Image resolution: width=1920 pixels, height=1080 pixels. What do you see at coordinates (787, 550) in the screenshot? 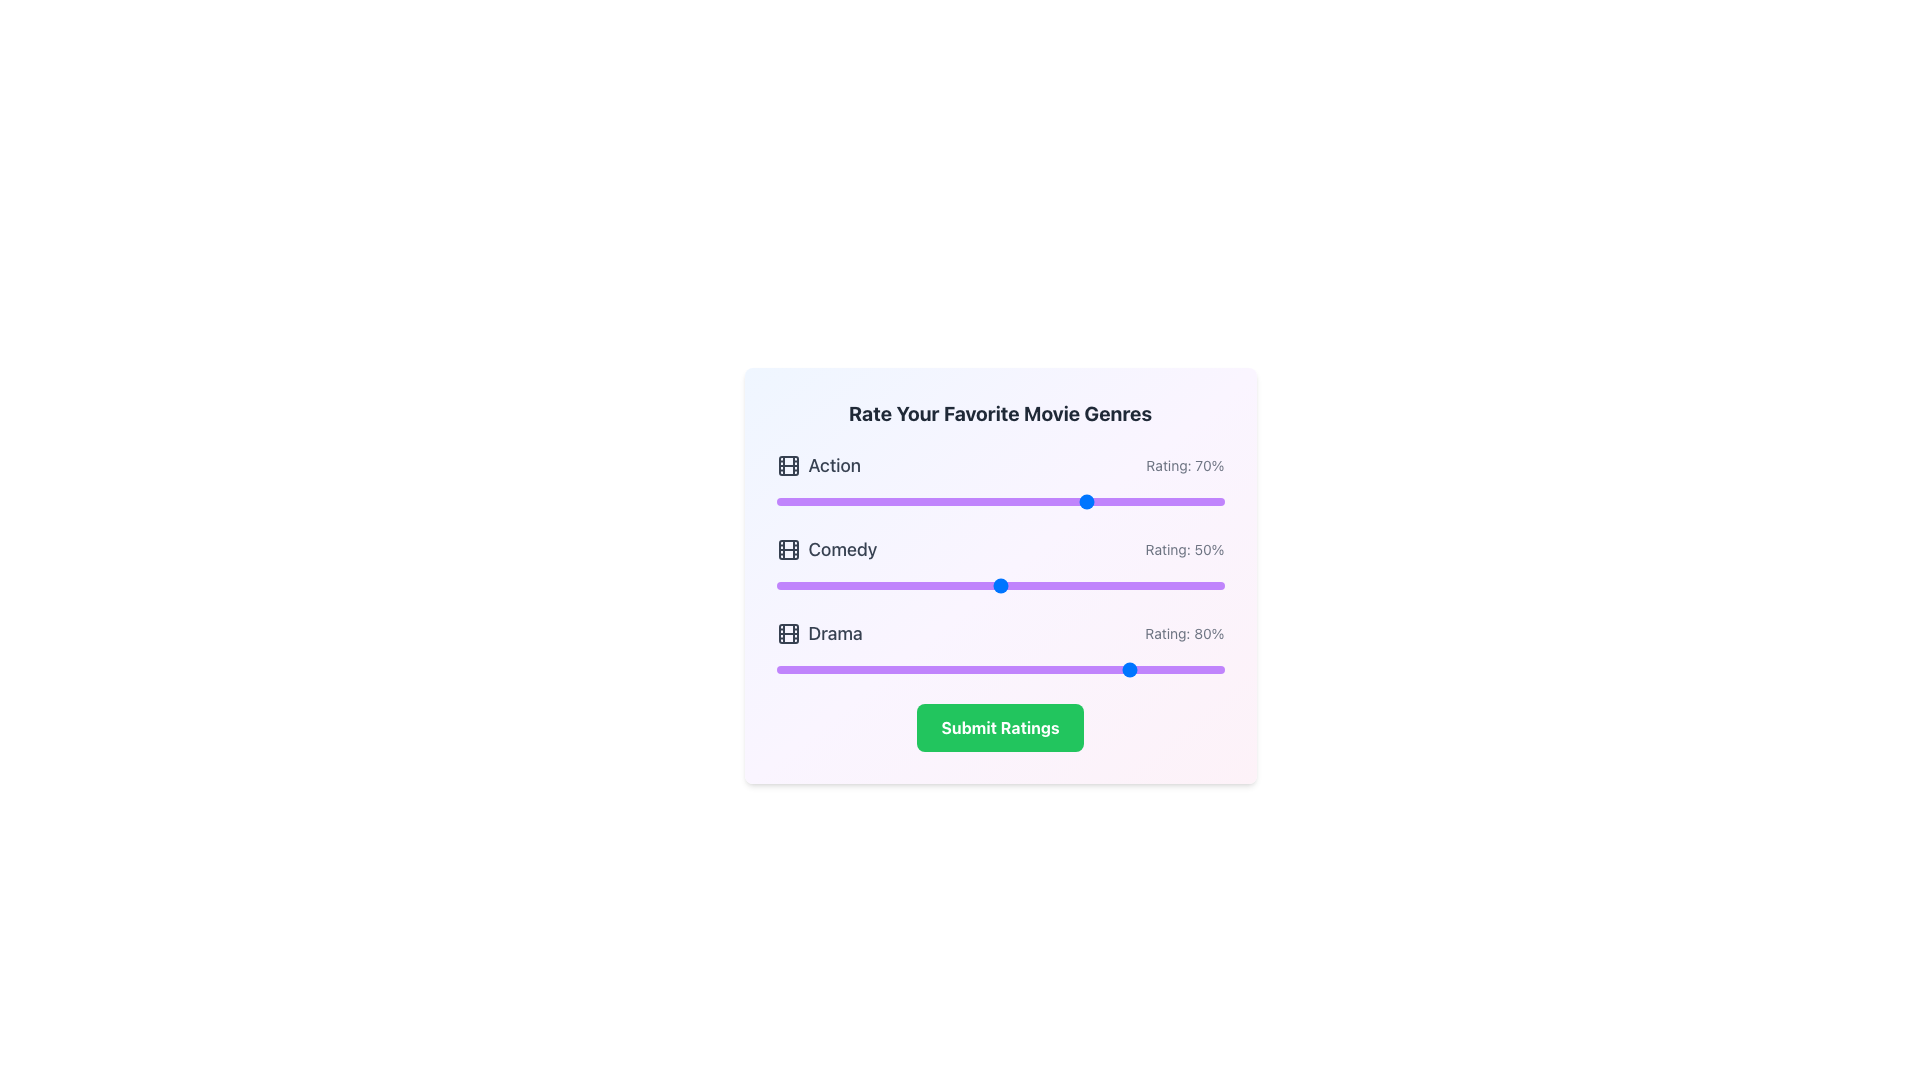
I see `the icon resembling a film reel located to the left of the text label 'Comedy'` at bounding box center [787, 550].